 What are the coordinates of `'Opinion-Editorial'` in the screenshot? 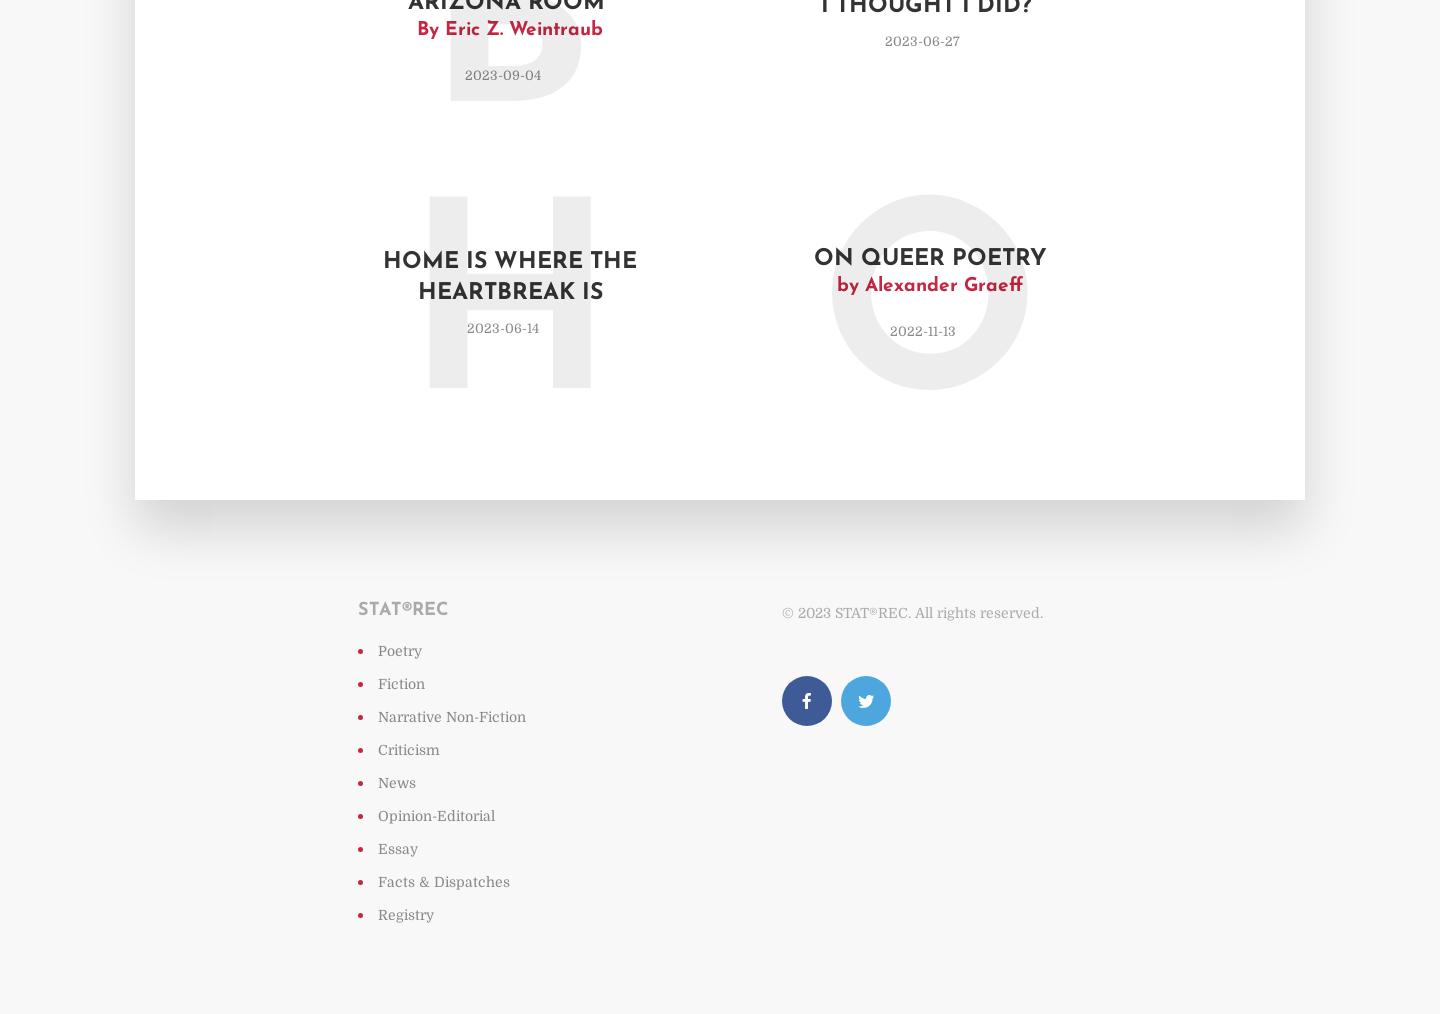 It's located at (436, 815).